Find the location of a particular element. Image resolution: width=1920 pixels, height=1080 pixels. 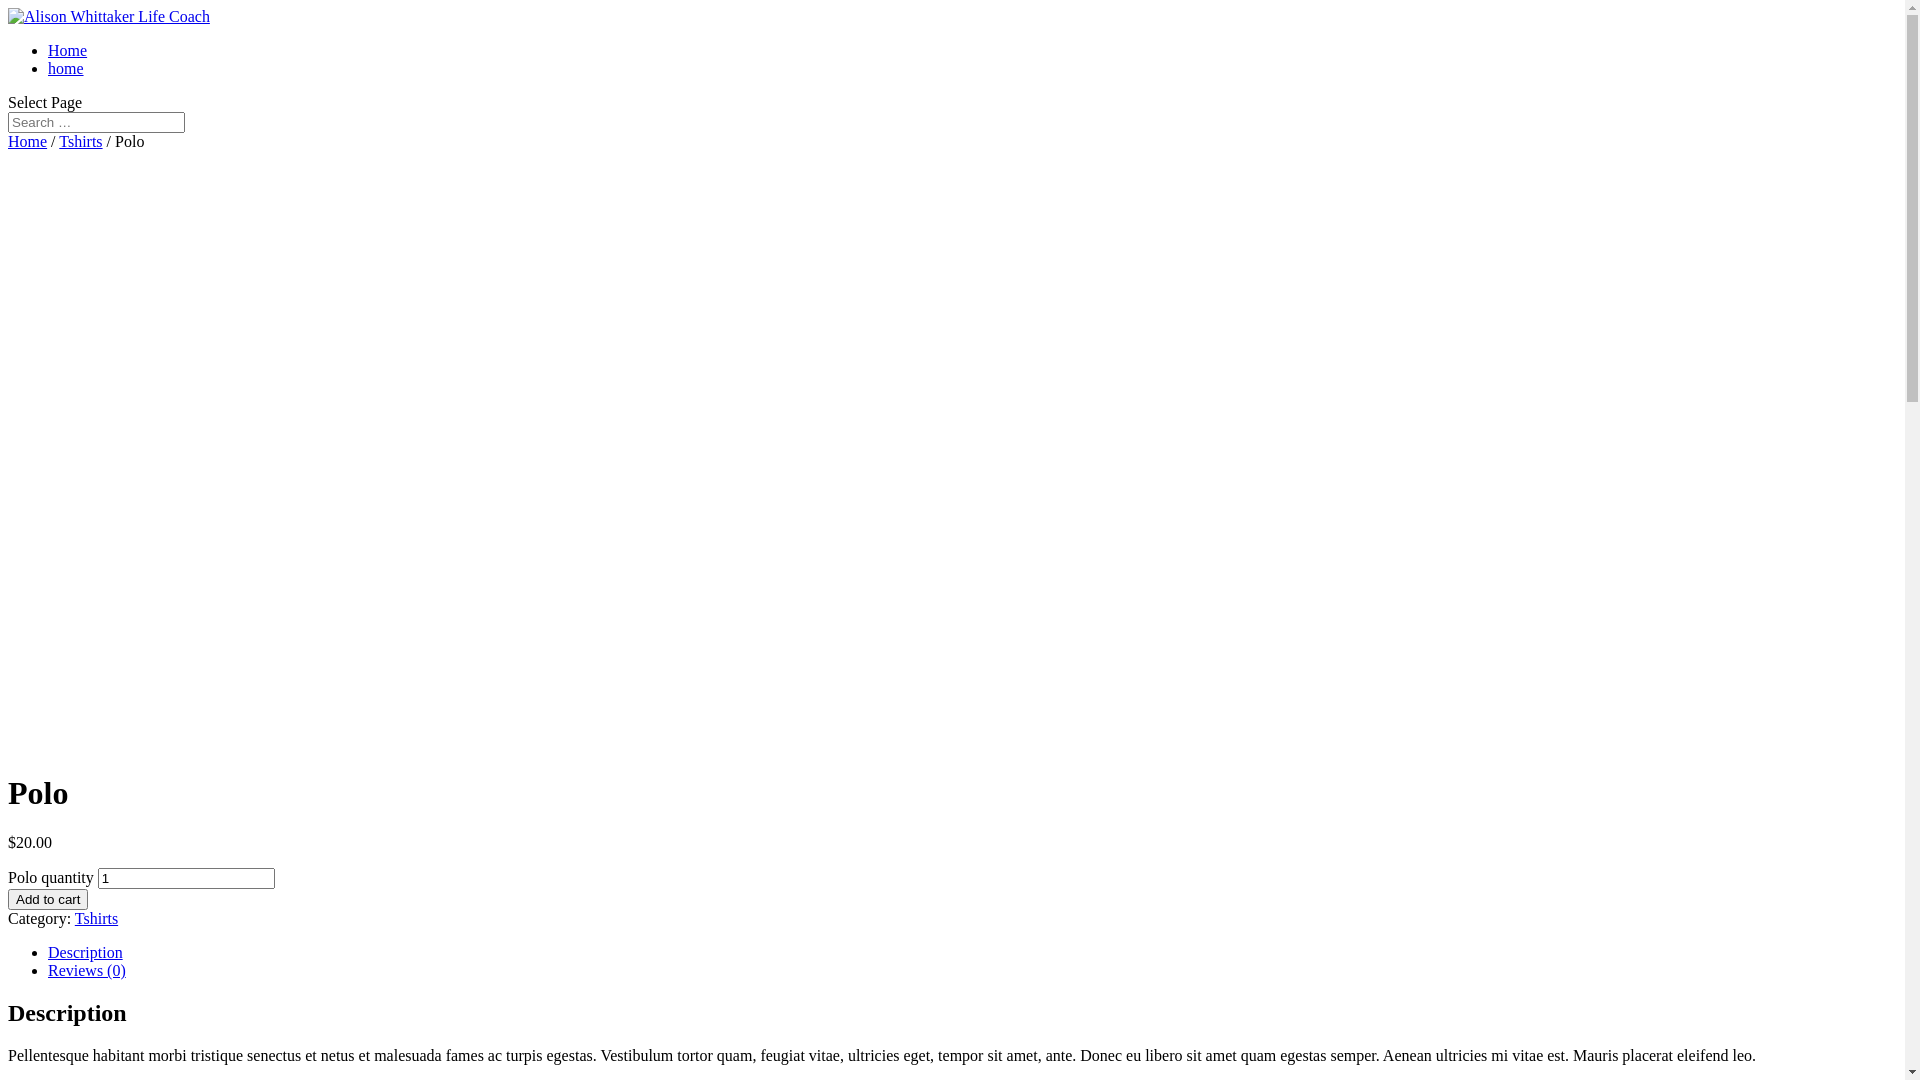

'Description' is located at coordinates (48, 951).